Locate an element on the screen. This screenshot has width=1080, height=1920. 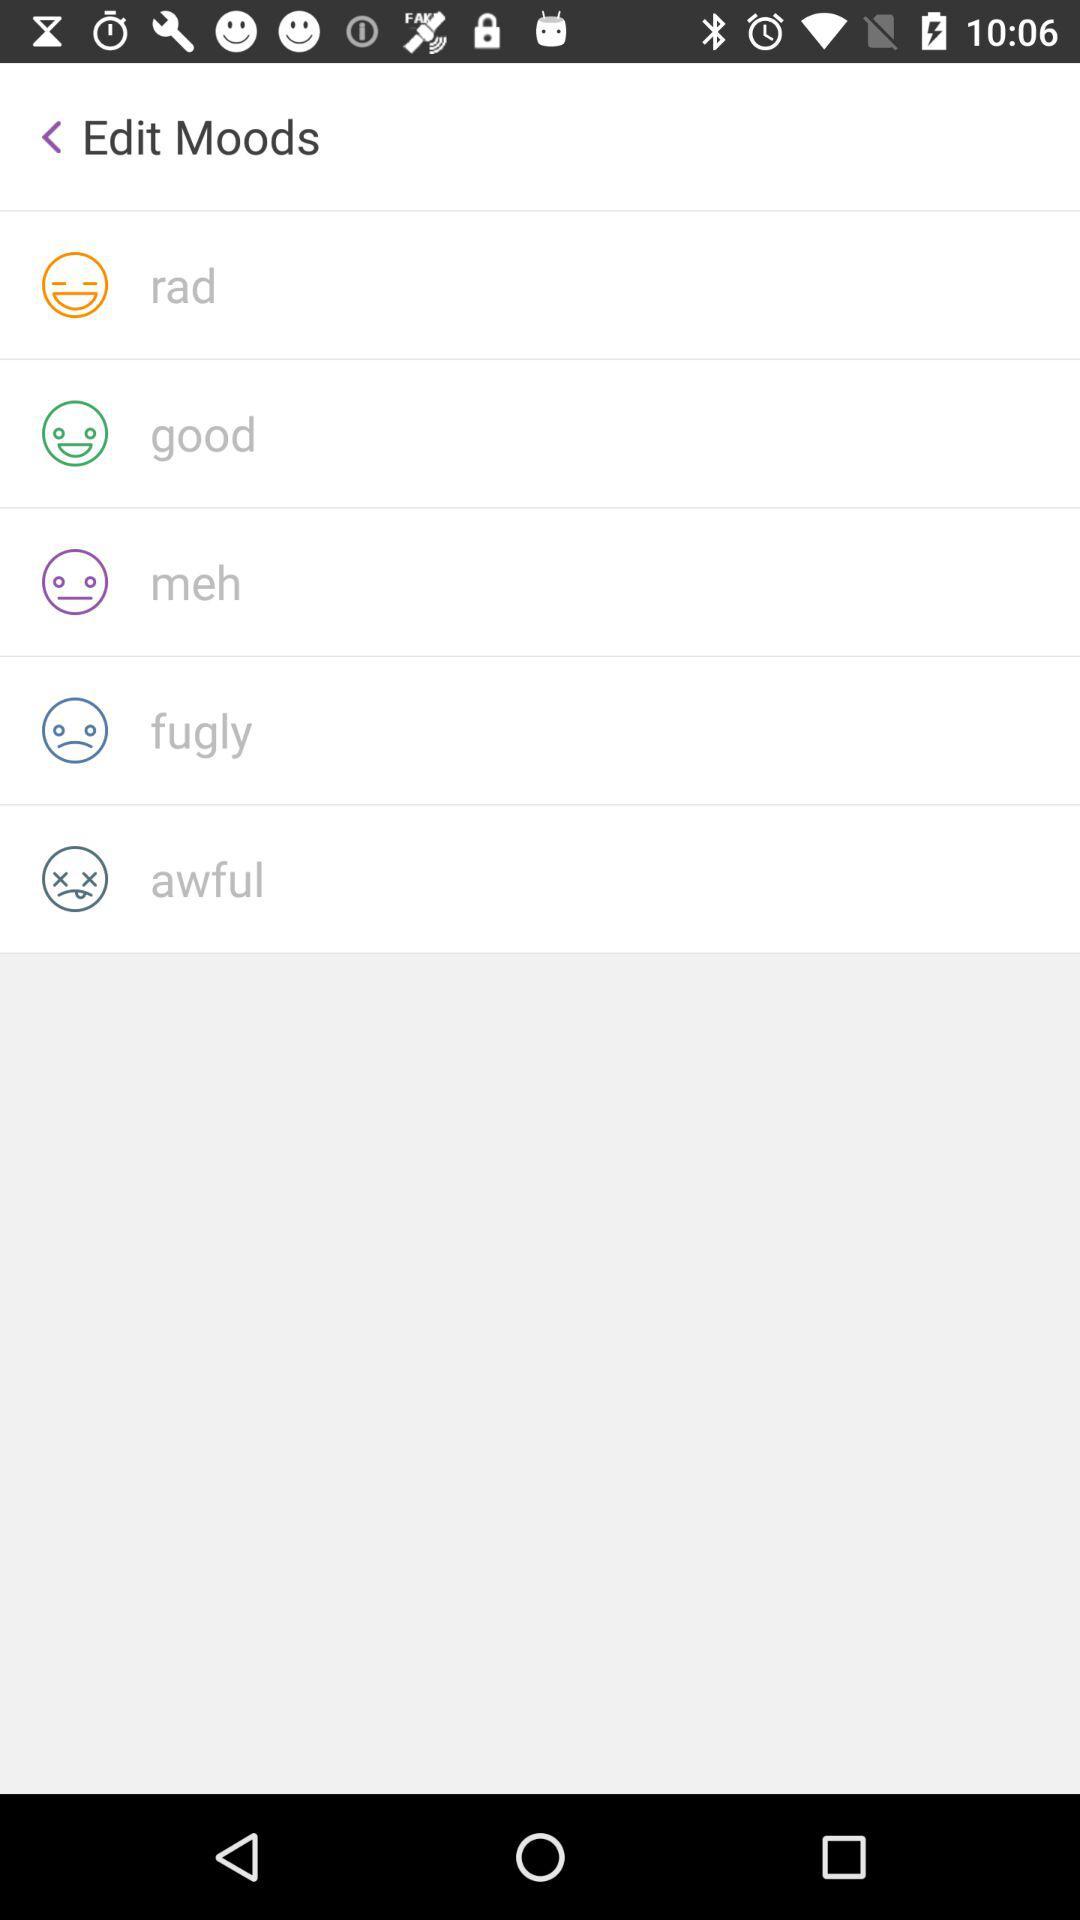
rad is located at coordinates (613, 283).